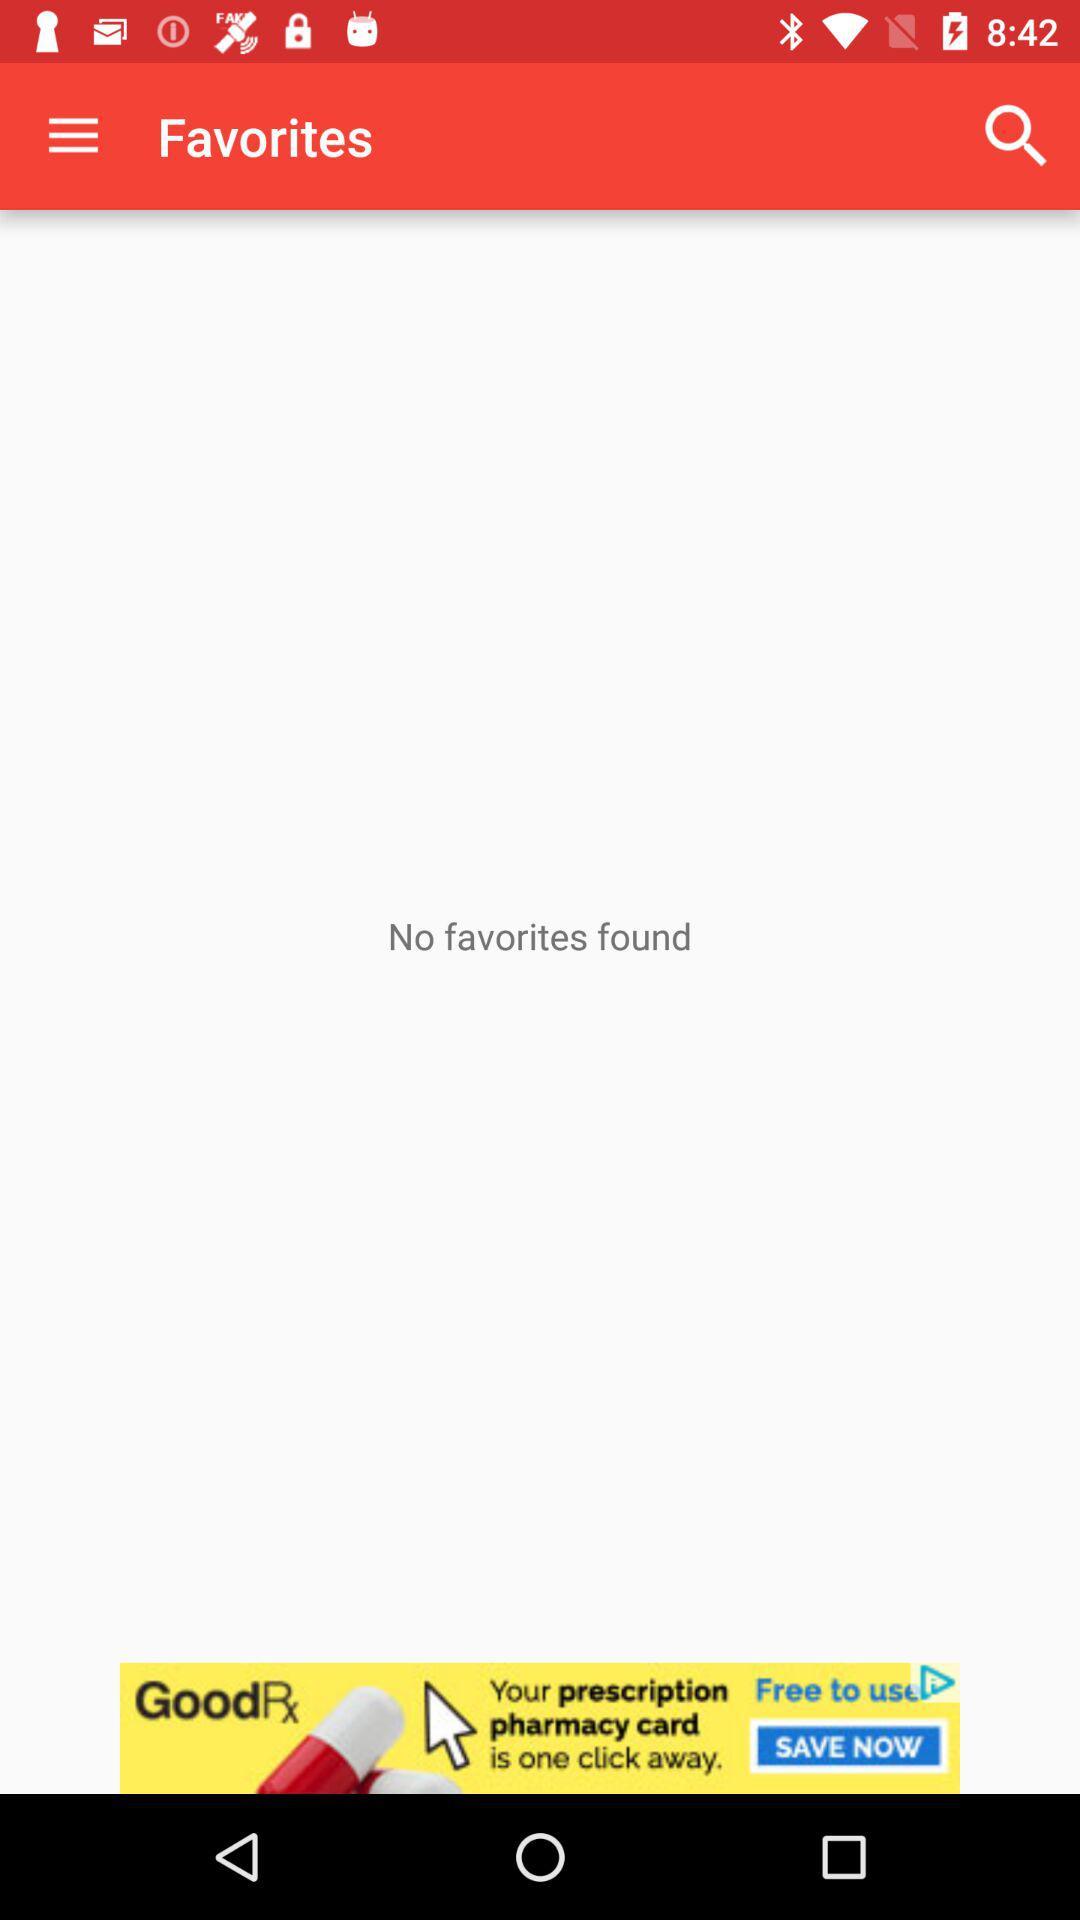 The image size is (1080, 1920). What do you see at coordinates (540, 1727) in the screenshot?
I see `advertise a website` at bounding box center [540, 1727].